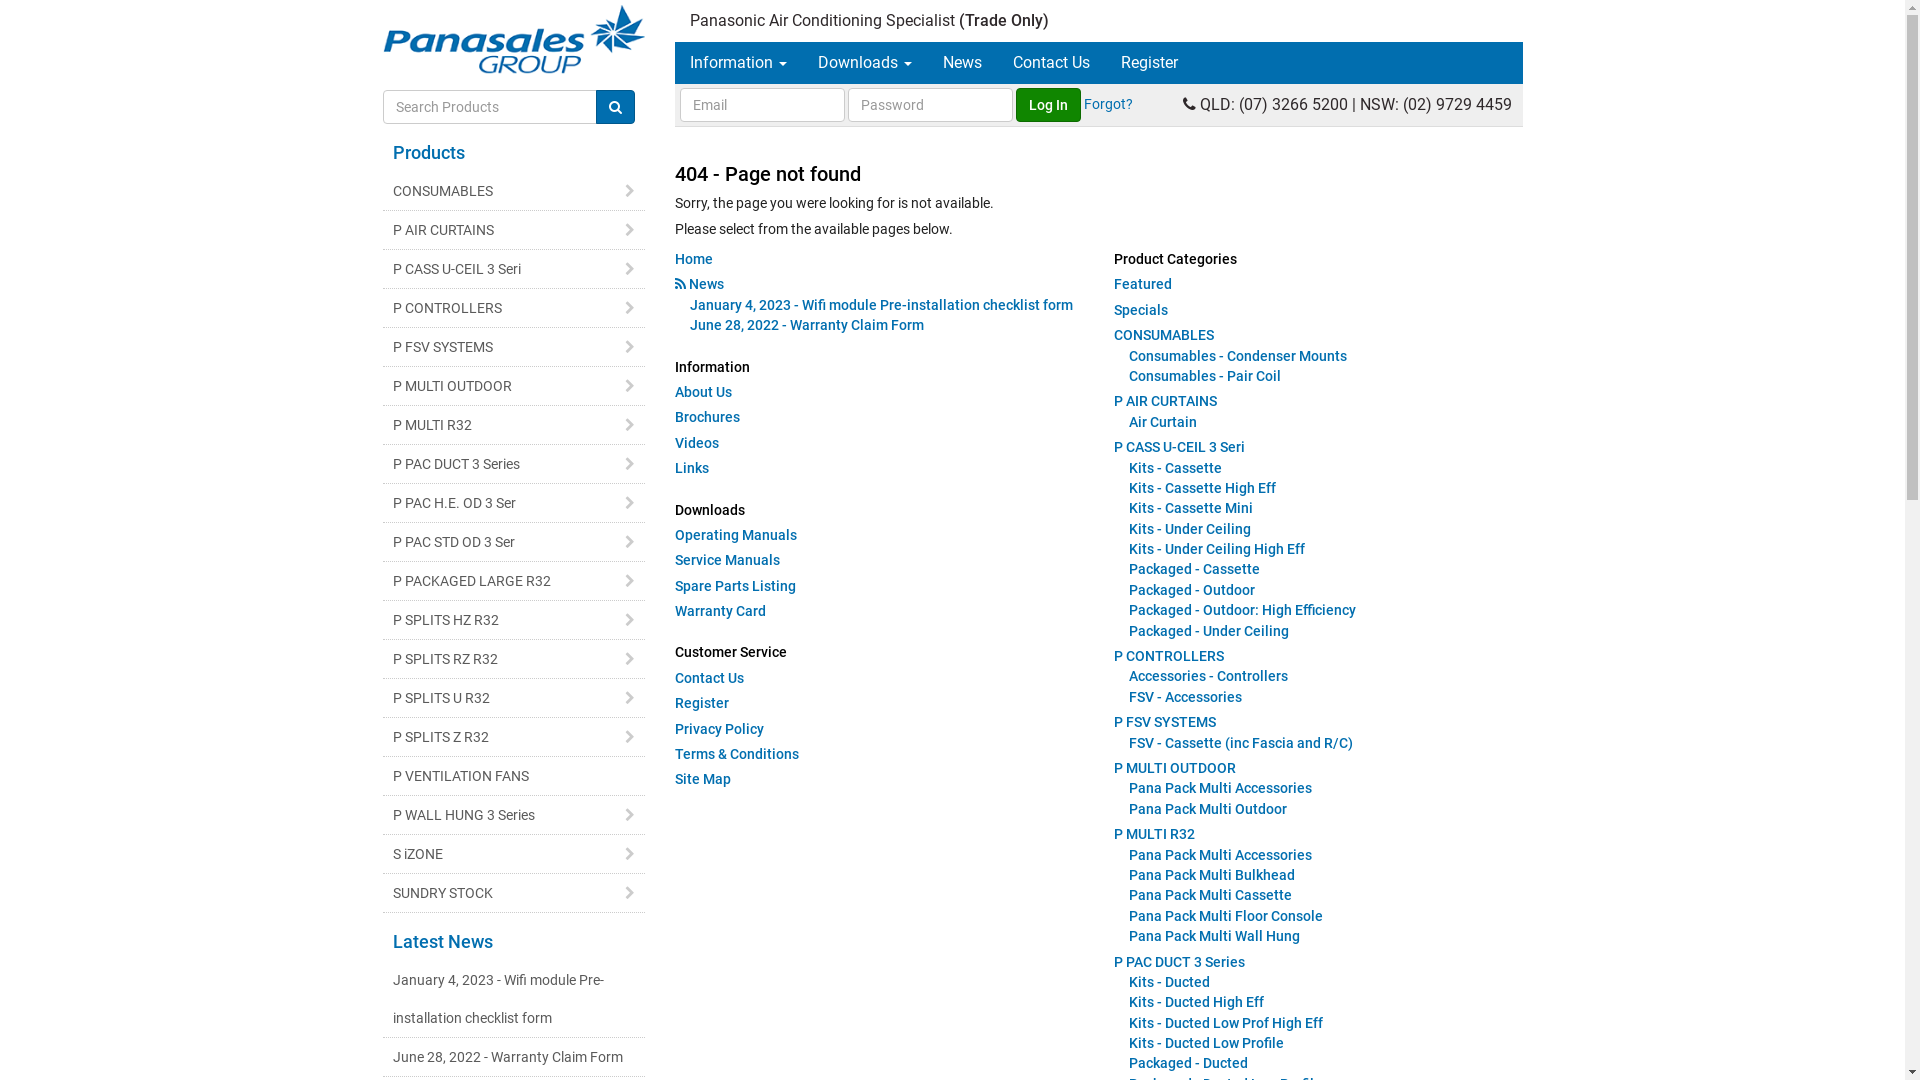 The height and width of the screenshot is (1080, 1920). I want to click on 'Kits - Cassette Mini', so click(1190, 507).